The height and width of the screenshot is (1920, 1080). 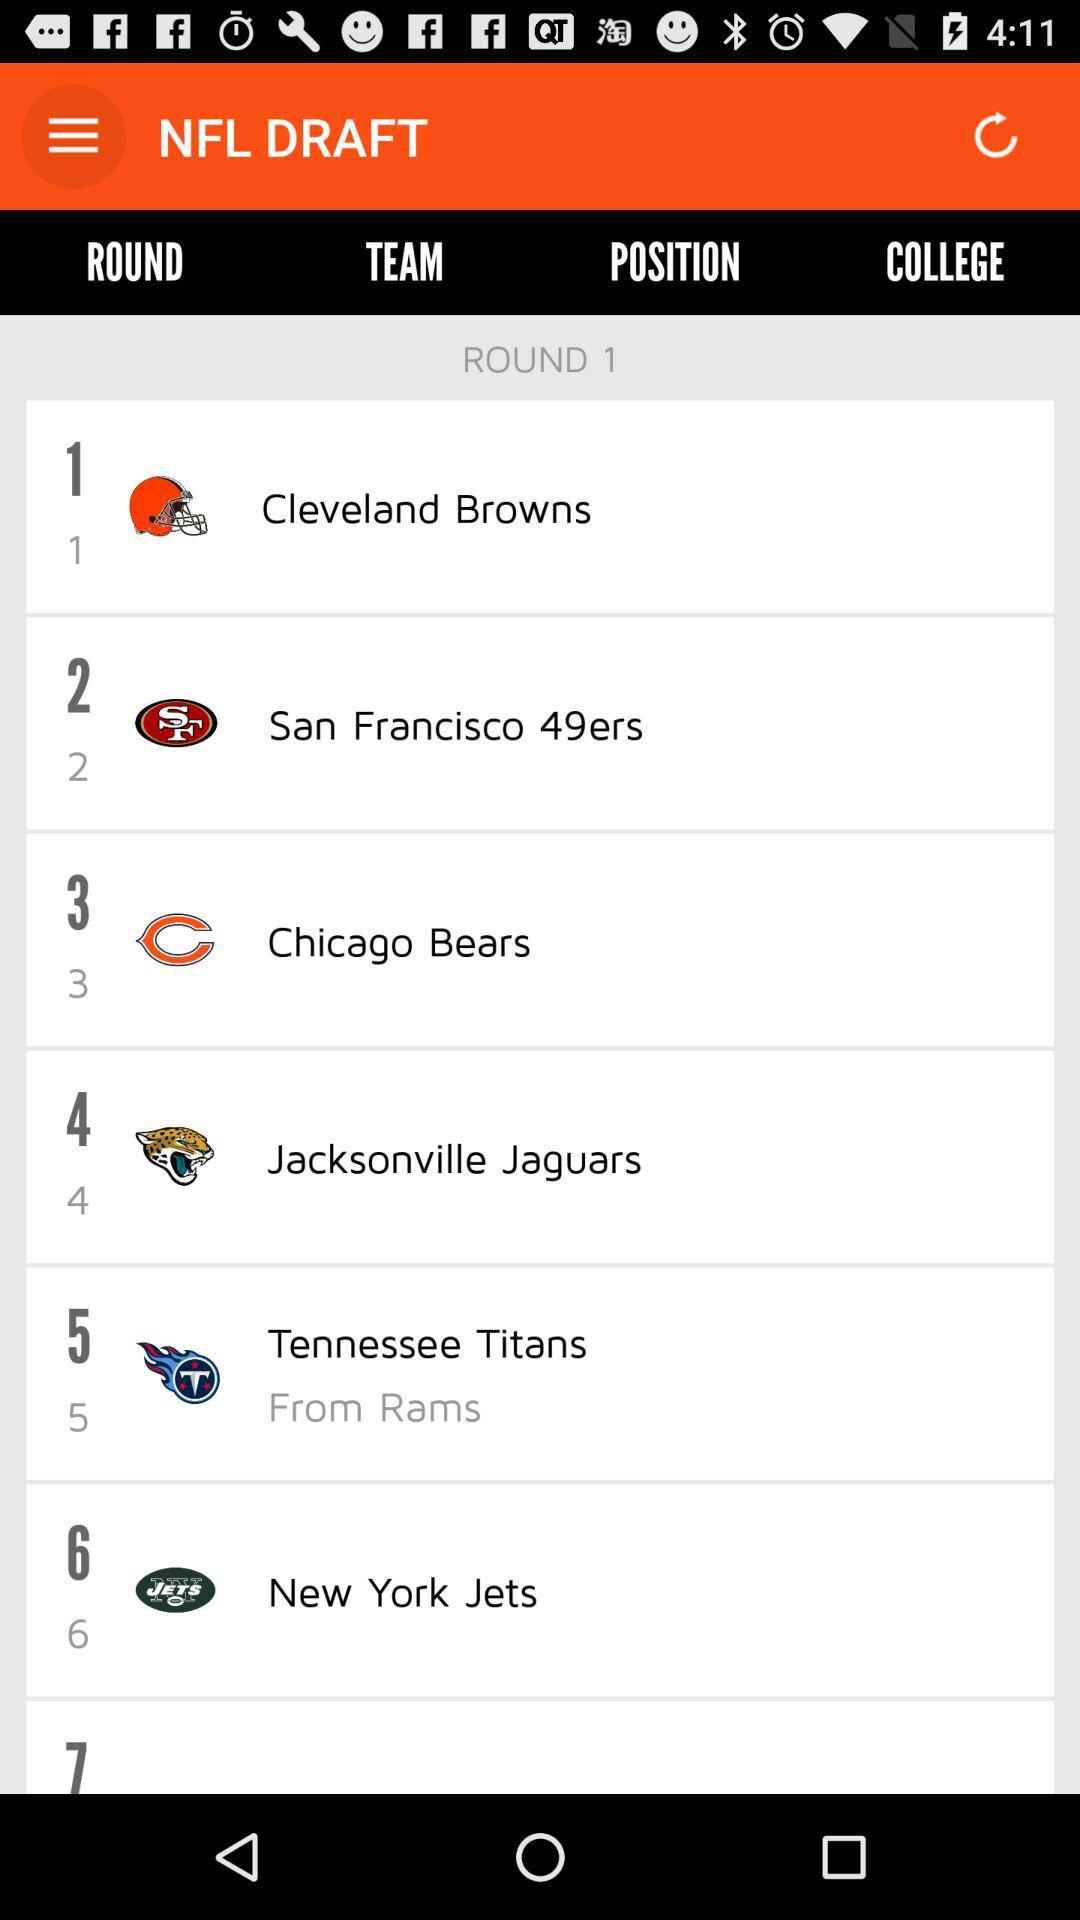 What do you see at coordinates (675, 261) in the screenshot?
I see `icon to the left of college` at bounding box center [675, 261].